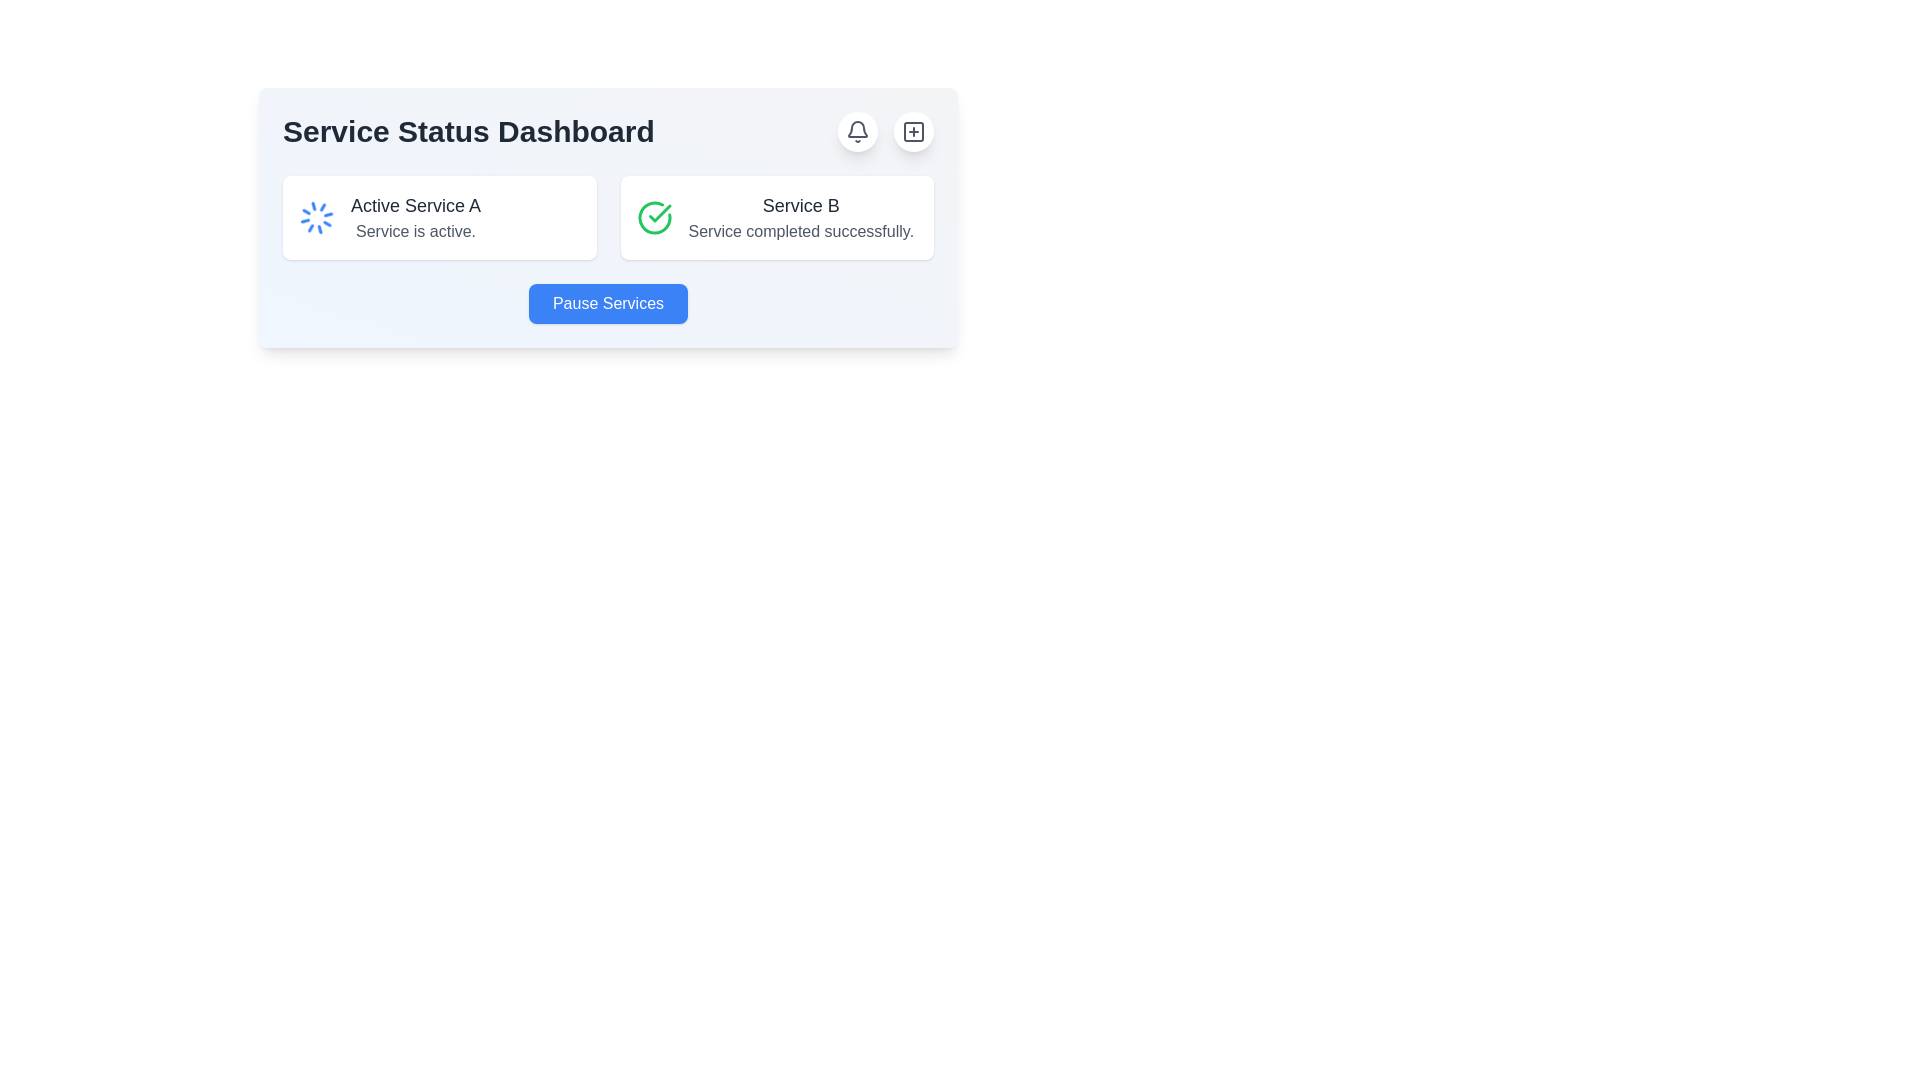 Image resolution: width=1920 pixels, height=1080 pixels. Describe the element at coordinates (607, 131) in the screenshot. I see `the 'Service Status Dashboard' header element, which is styled with bold, large font and positioned at the top center of the display` at that location.